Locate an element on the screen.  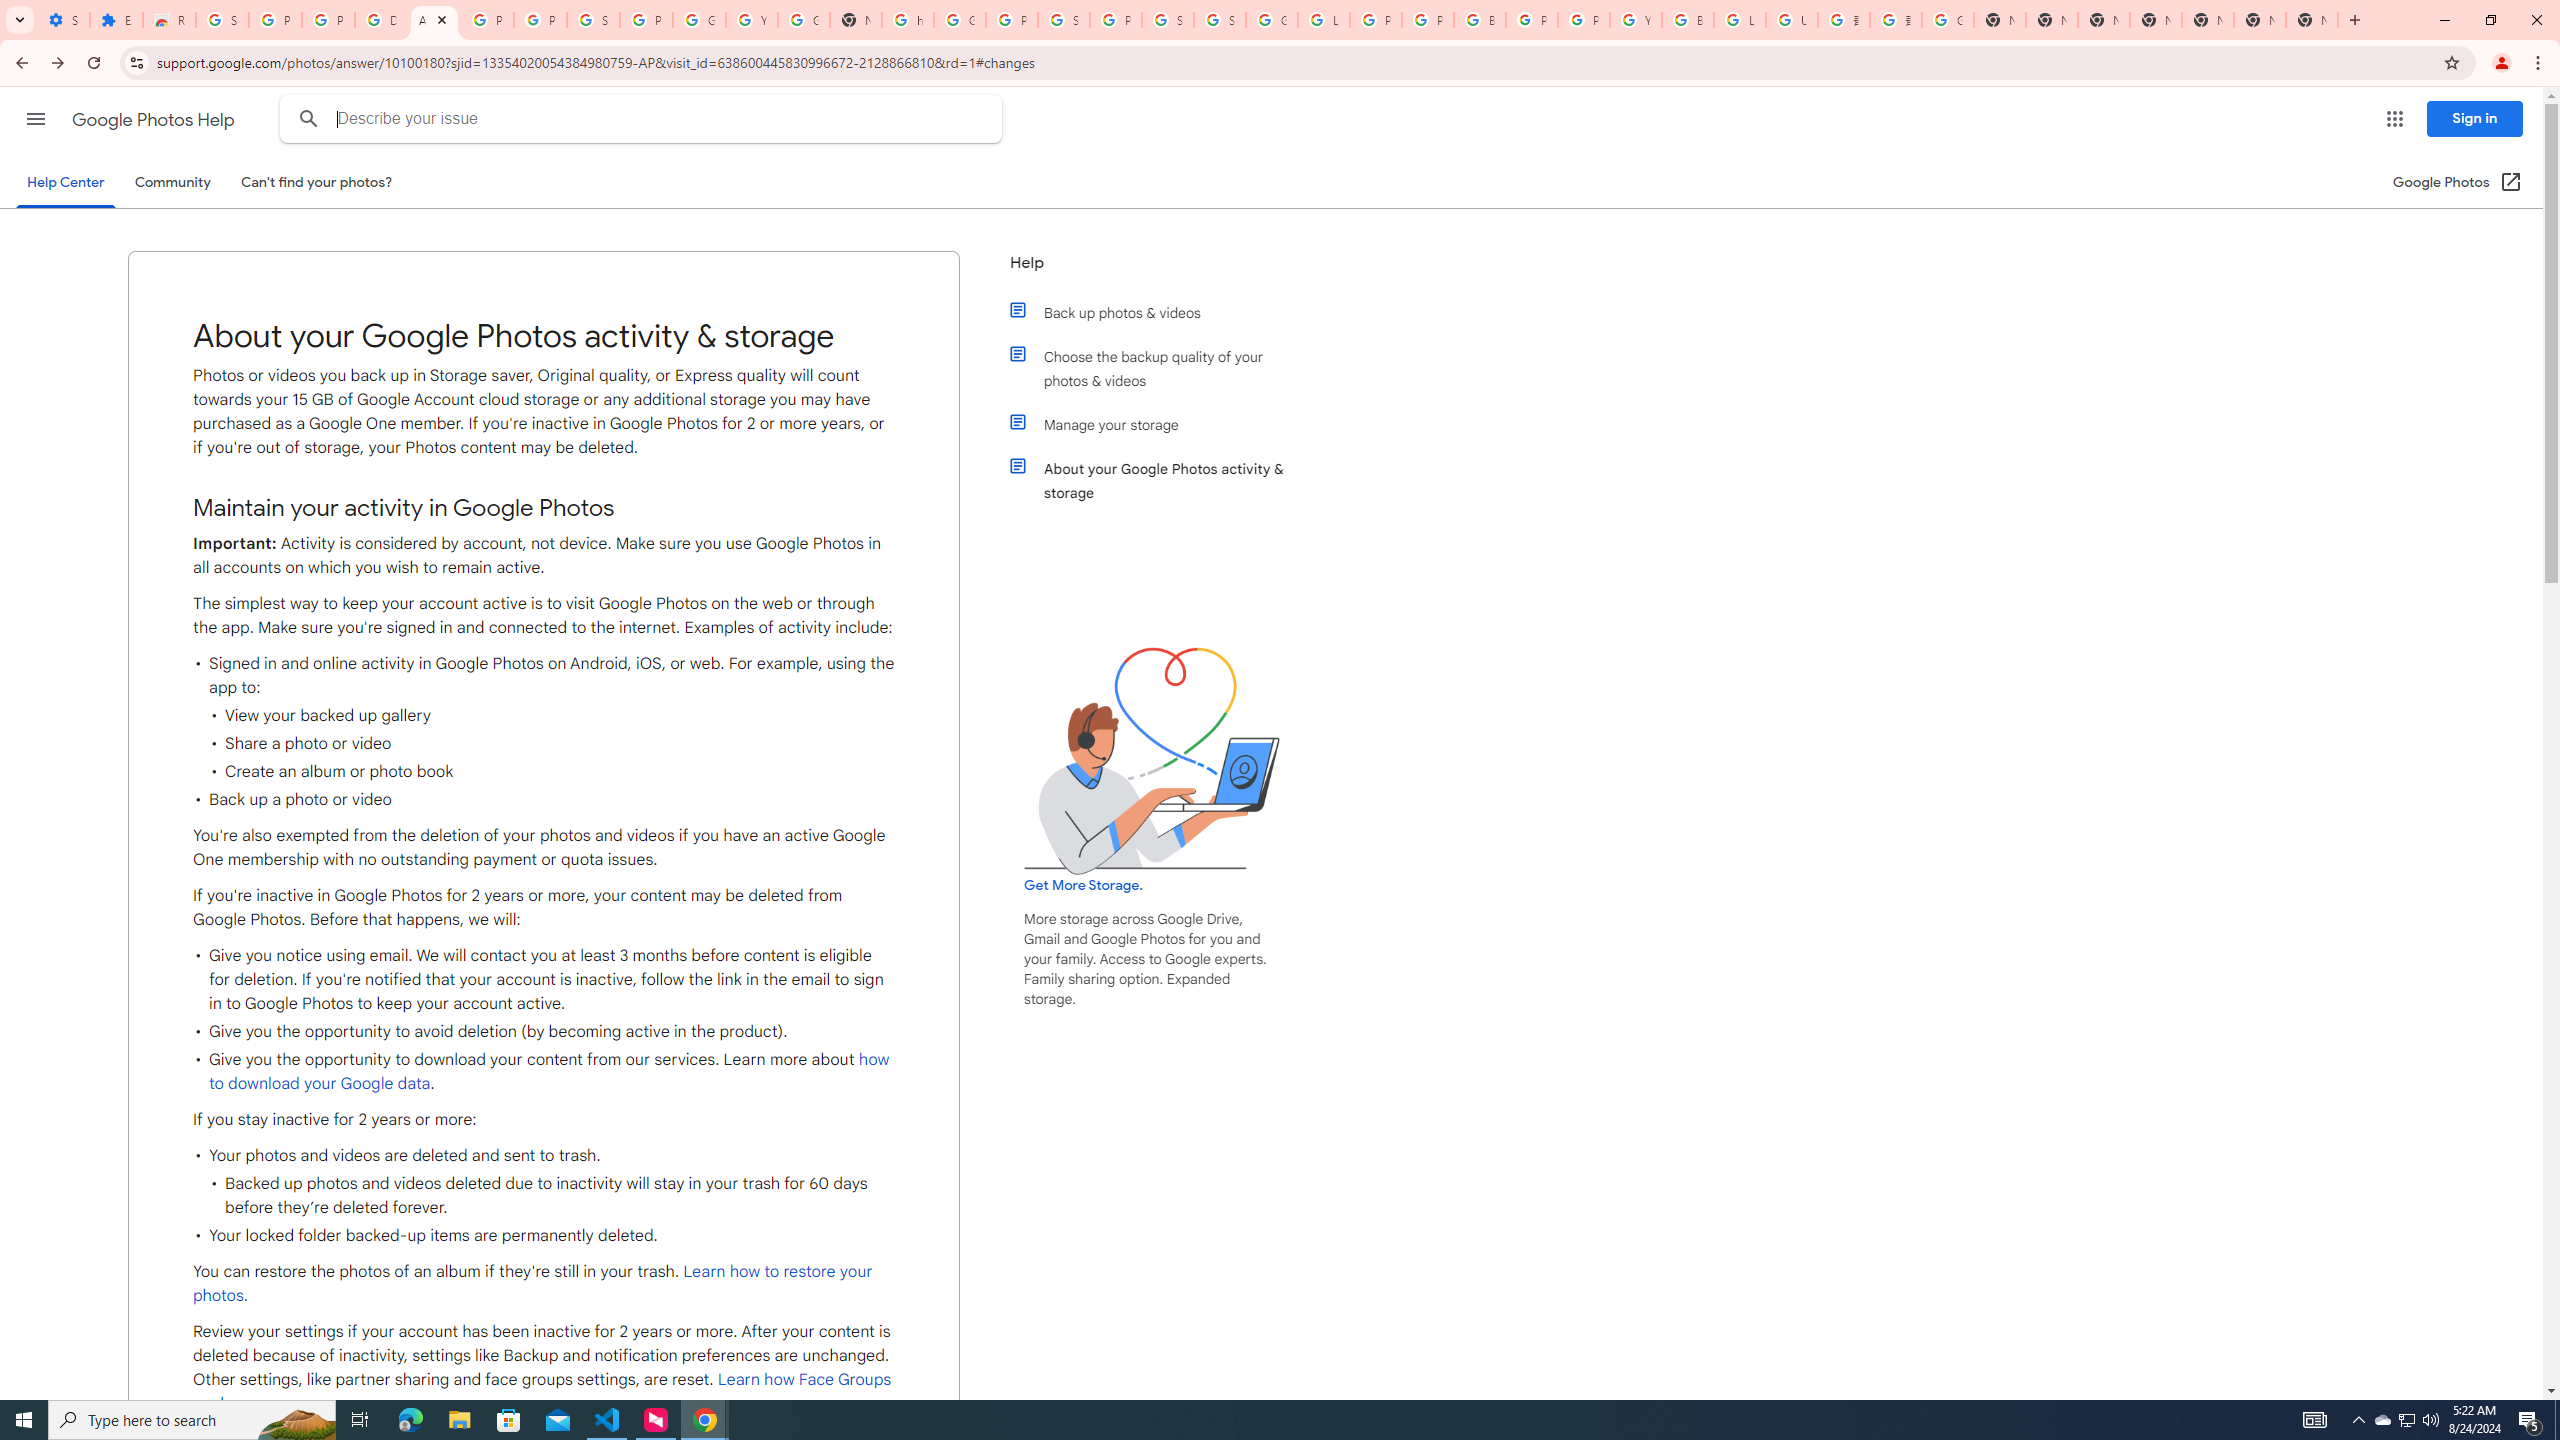
'Can' is located at coordinates (317, 181).